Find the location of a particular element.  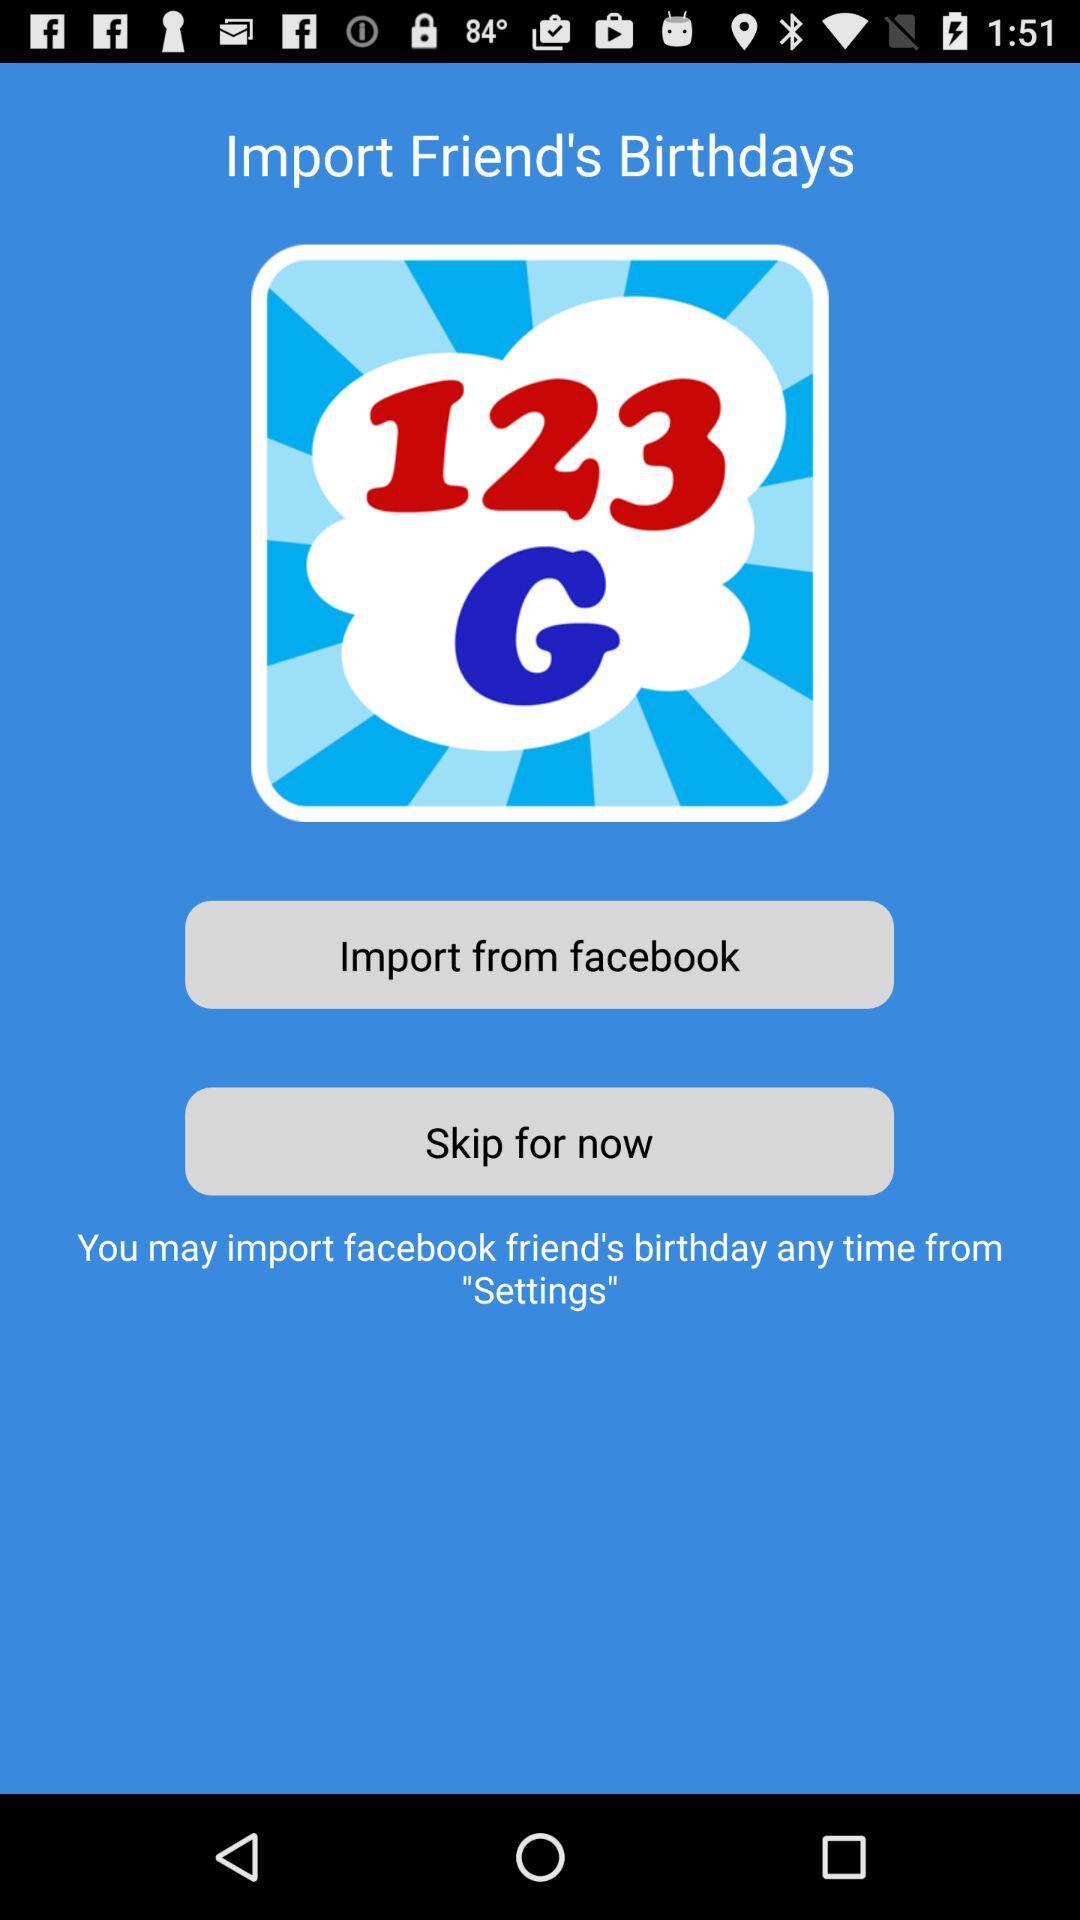

the skip for now icon is located at coordinates (538, 1141).